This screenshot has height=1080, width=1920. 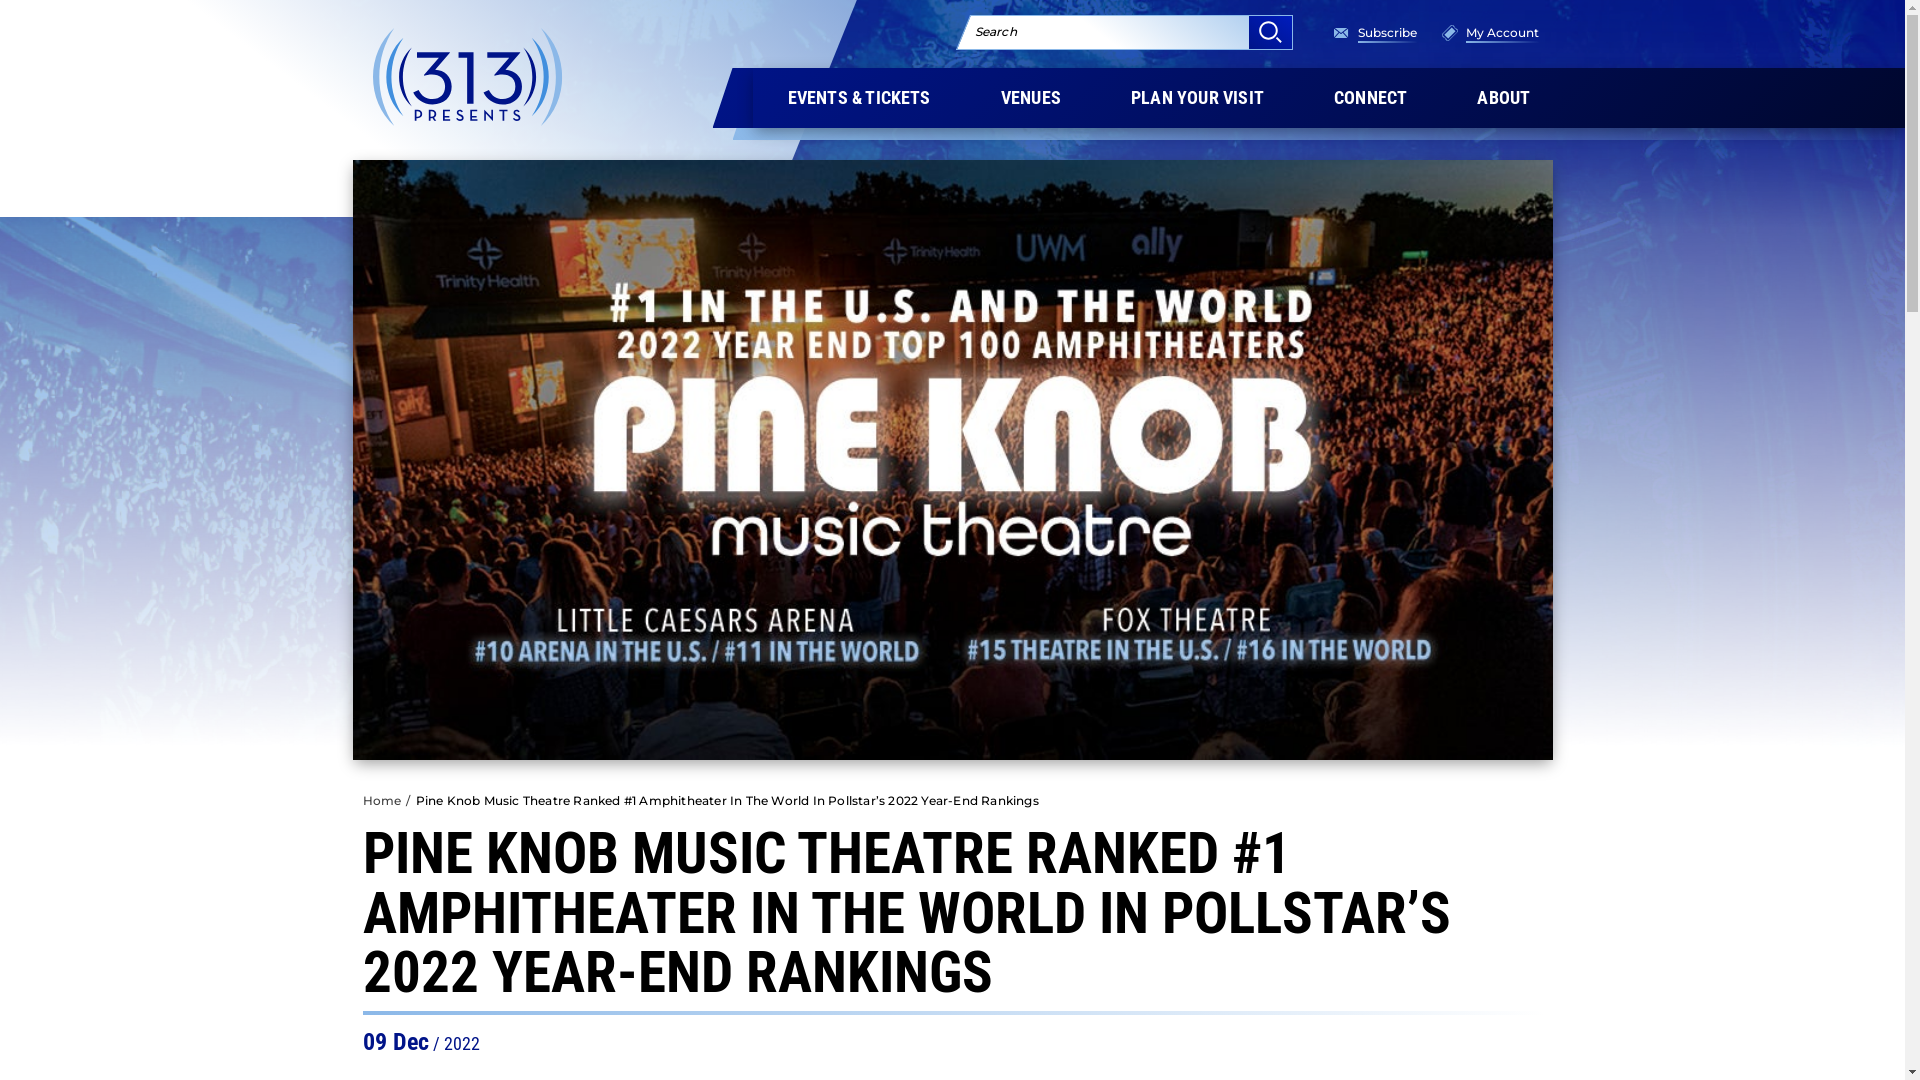 I want to click on 'My Account', so click(x=1465, y=32).